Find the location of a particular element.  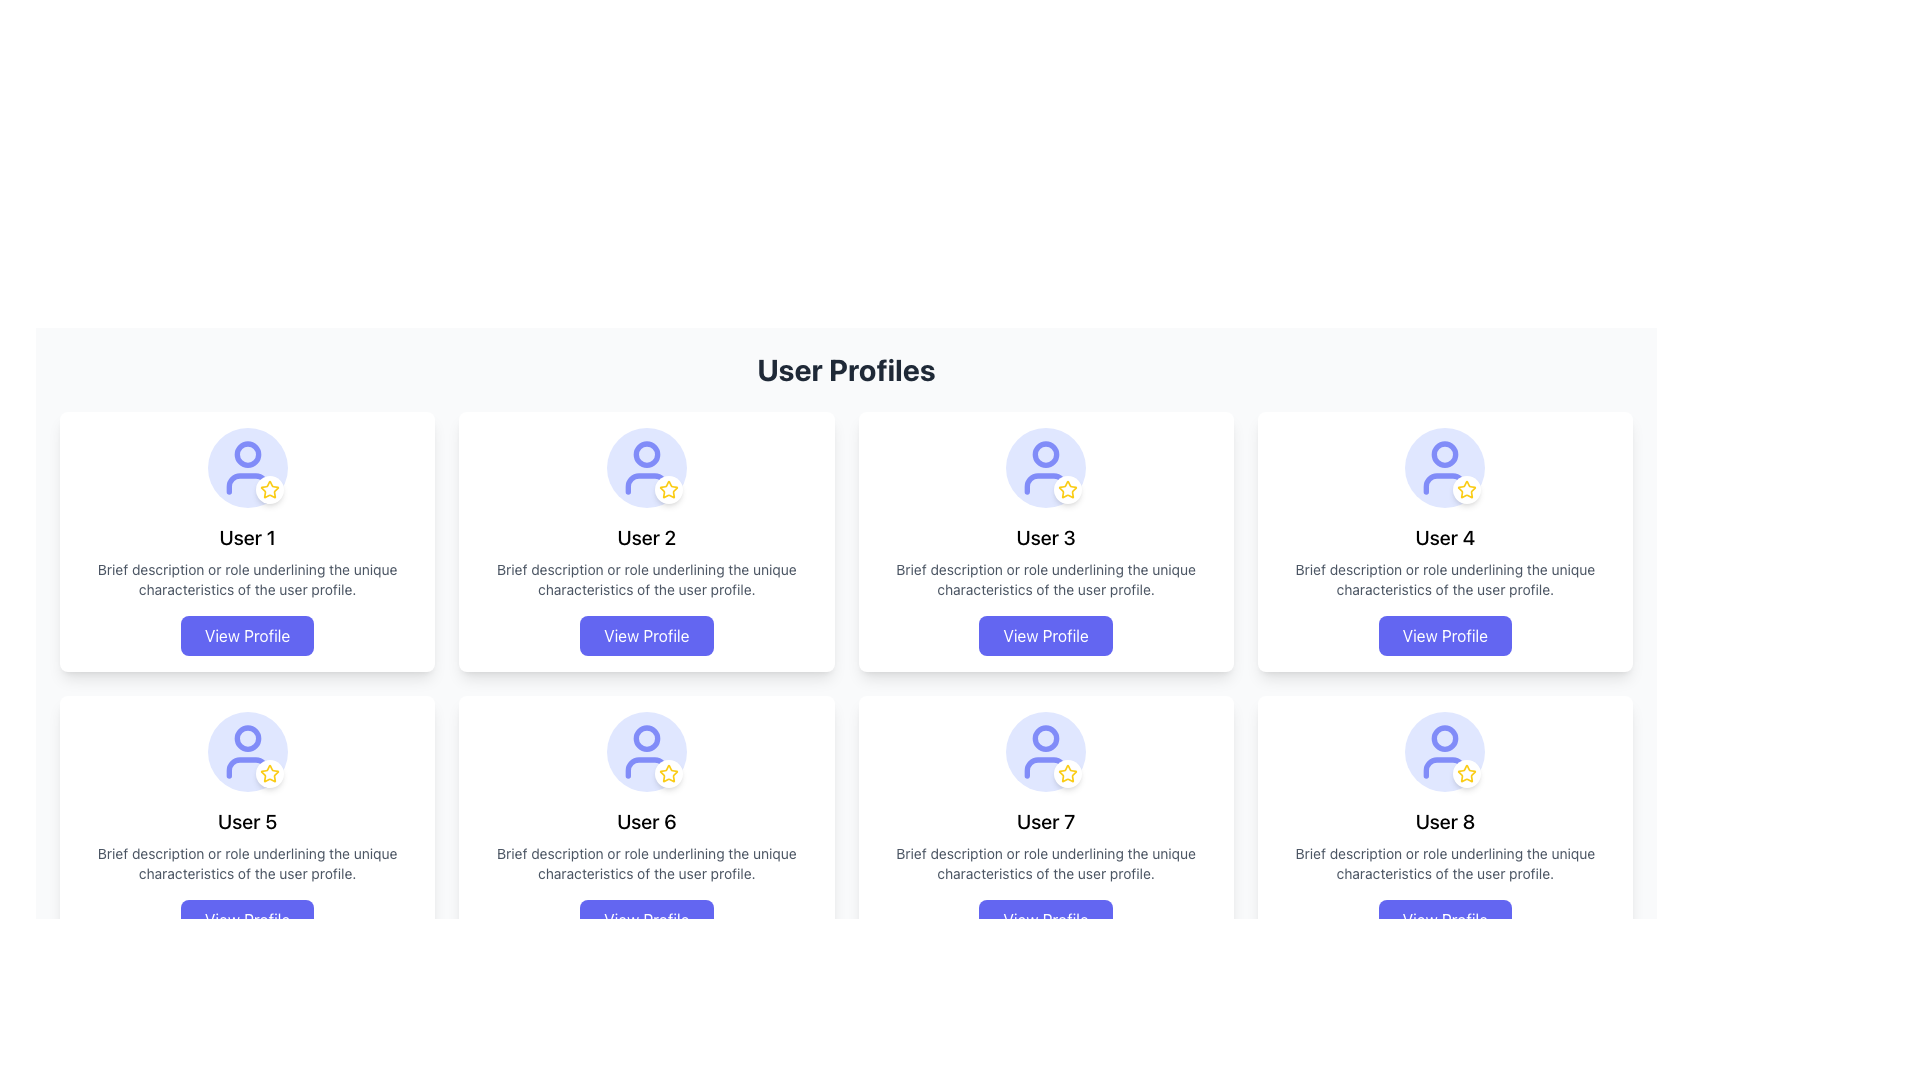

text that displays the name or identifier of the user associated with the fourth user card from the left, located in the top row of the grid layout, just below the avatar icon is located at coordinates (1445, 536).